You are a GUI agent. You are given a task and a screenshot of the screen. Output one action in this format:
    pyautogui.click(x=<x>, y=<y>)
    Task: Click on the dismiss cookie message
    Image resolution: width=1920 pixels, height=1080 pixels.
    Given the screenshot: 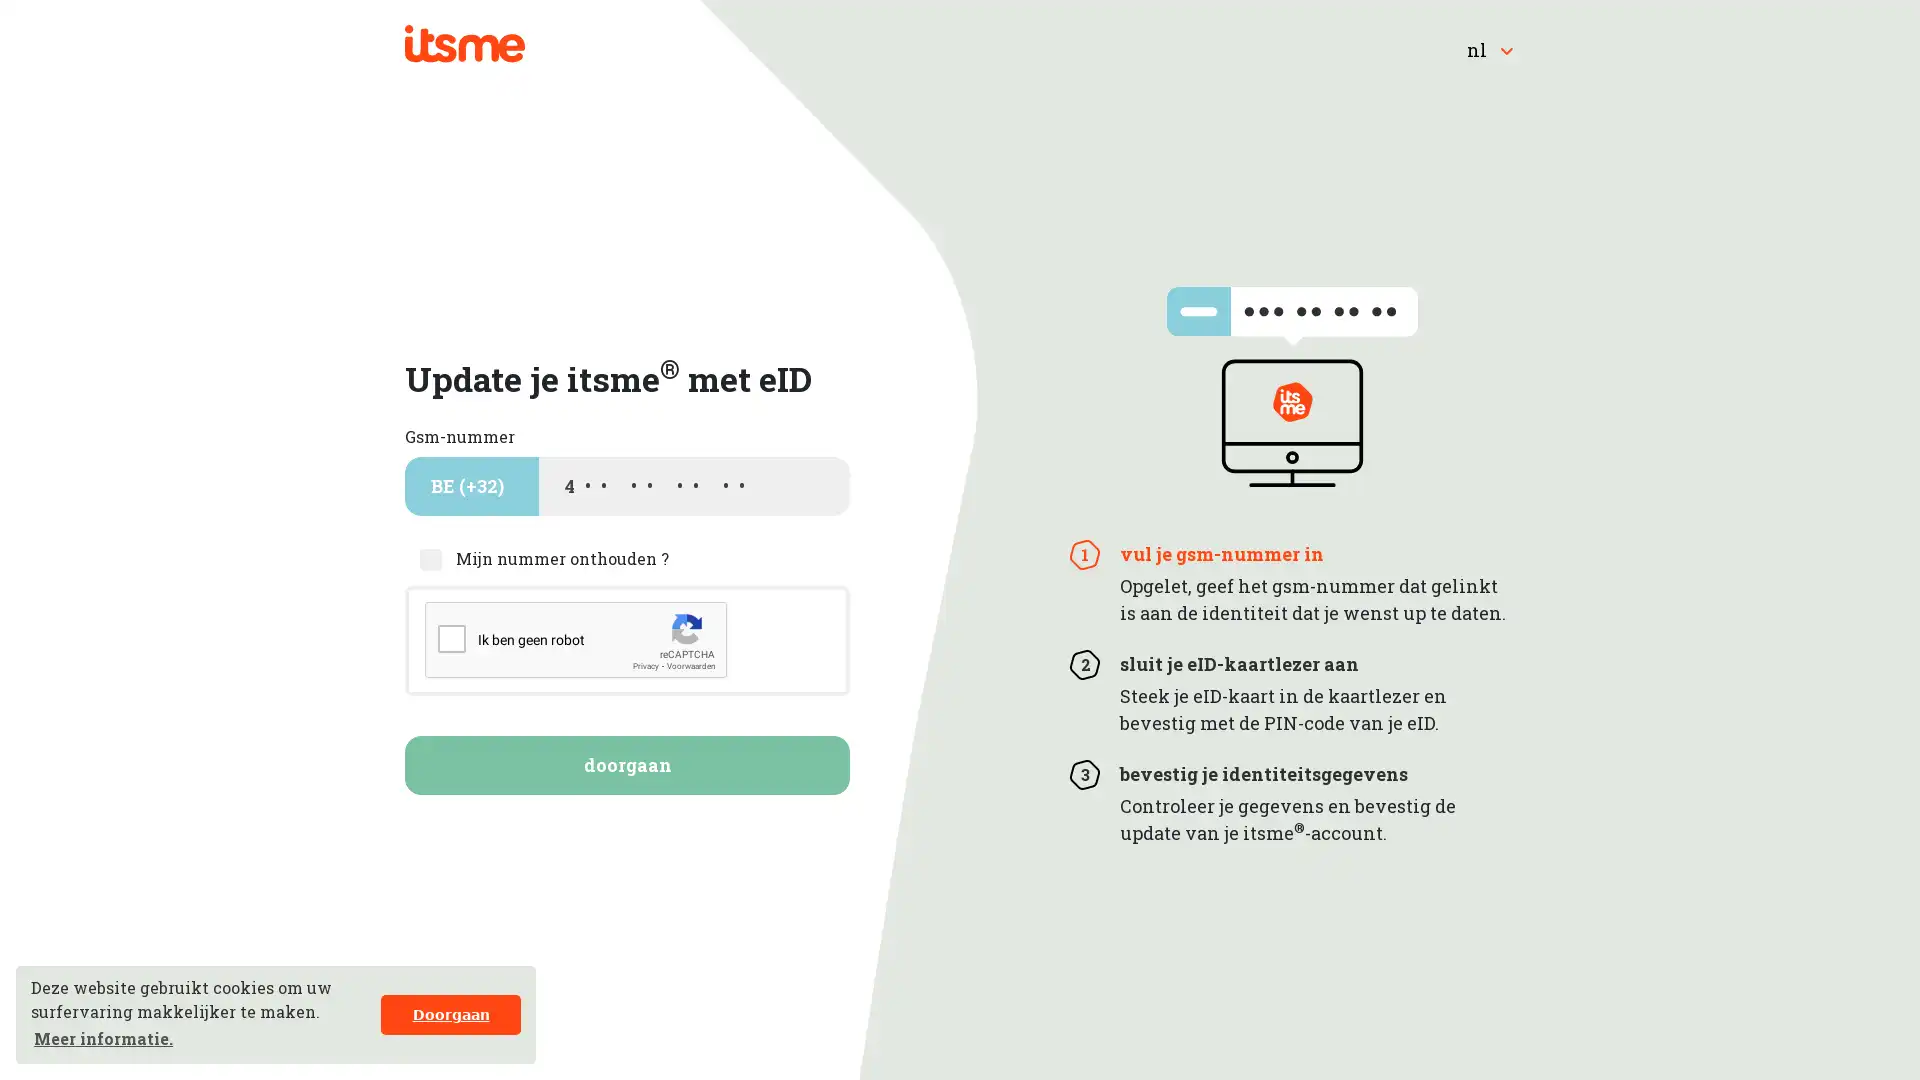 What is the action you would take?
    pyautogui.click(x=450, y=1014)
    